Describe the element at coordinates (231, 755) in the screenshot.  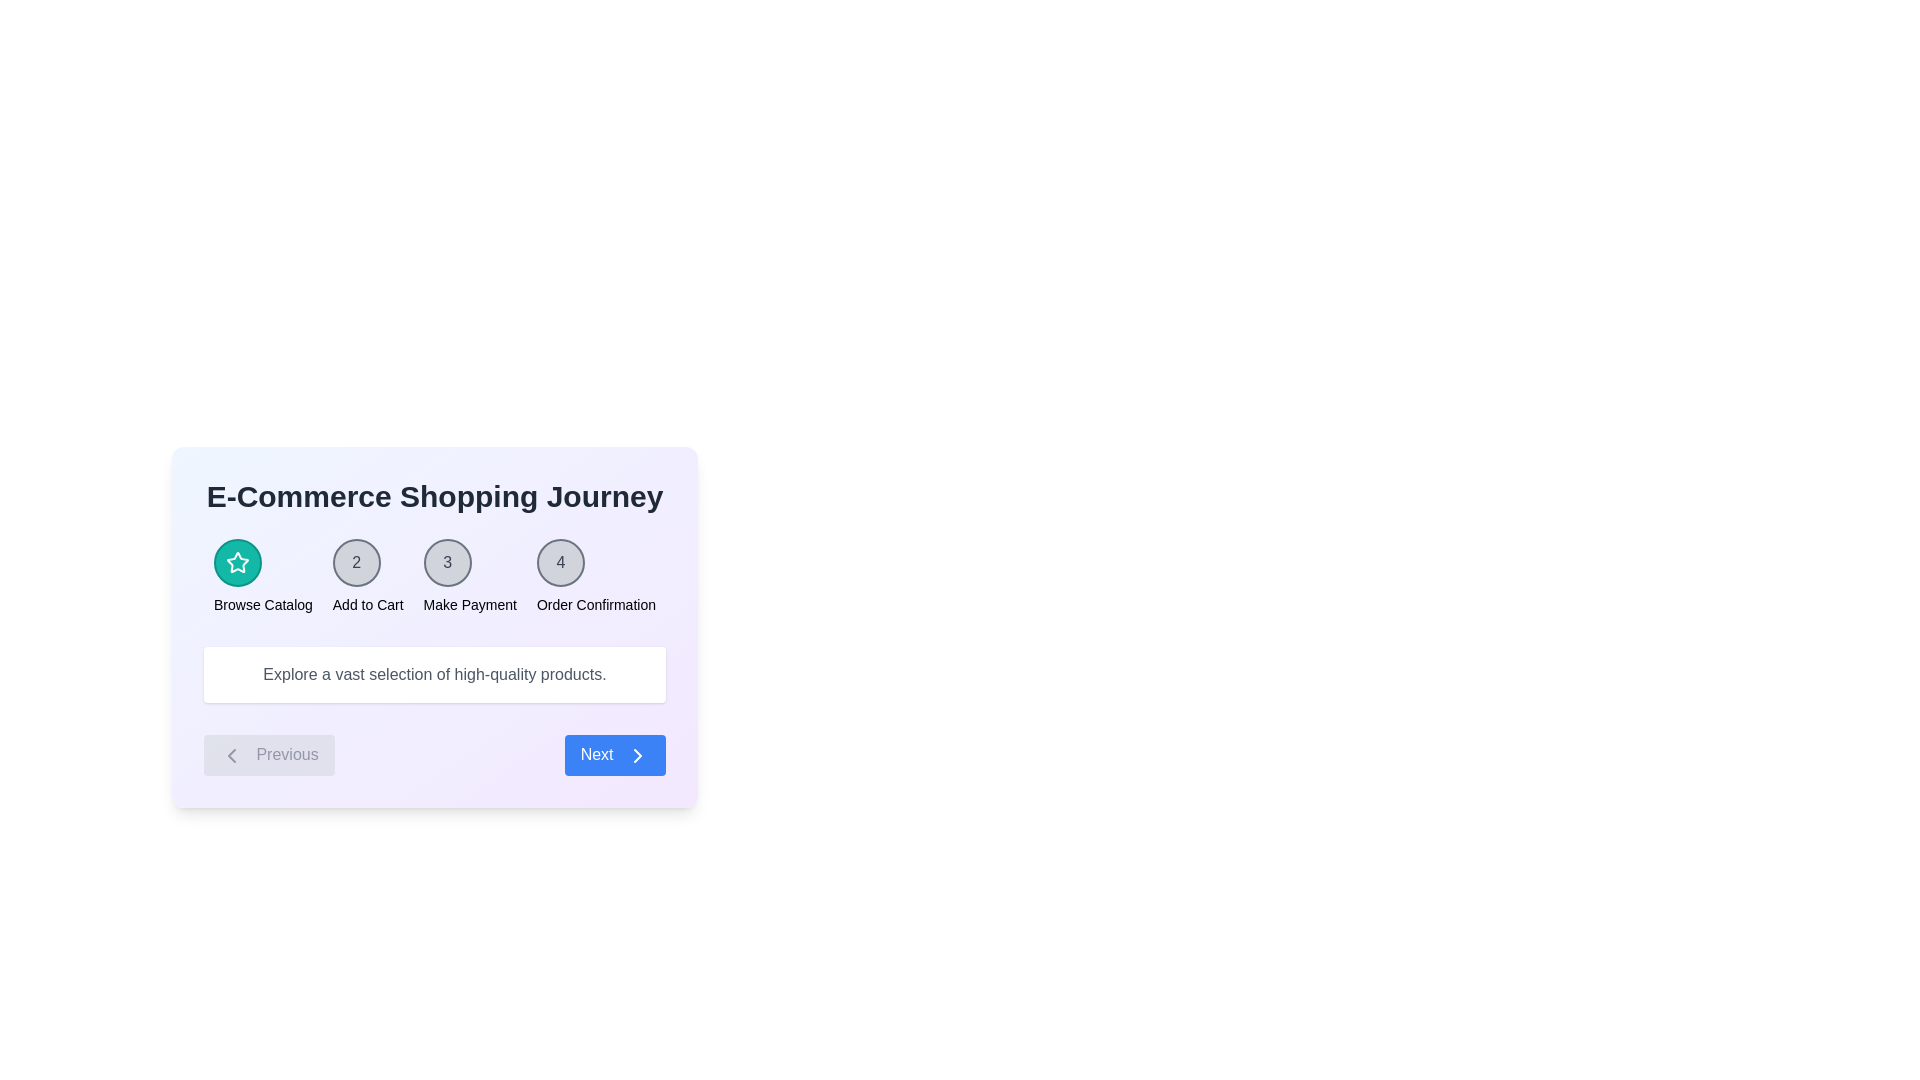
I see `the chevron-left icon within the 'Previous' button located at the bottom-left corner of the interface` at that location.